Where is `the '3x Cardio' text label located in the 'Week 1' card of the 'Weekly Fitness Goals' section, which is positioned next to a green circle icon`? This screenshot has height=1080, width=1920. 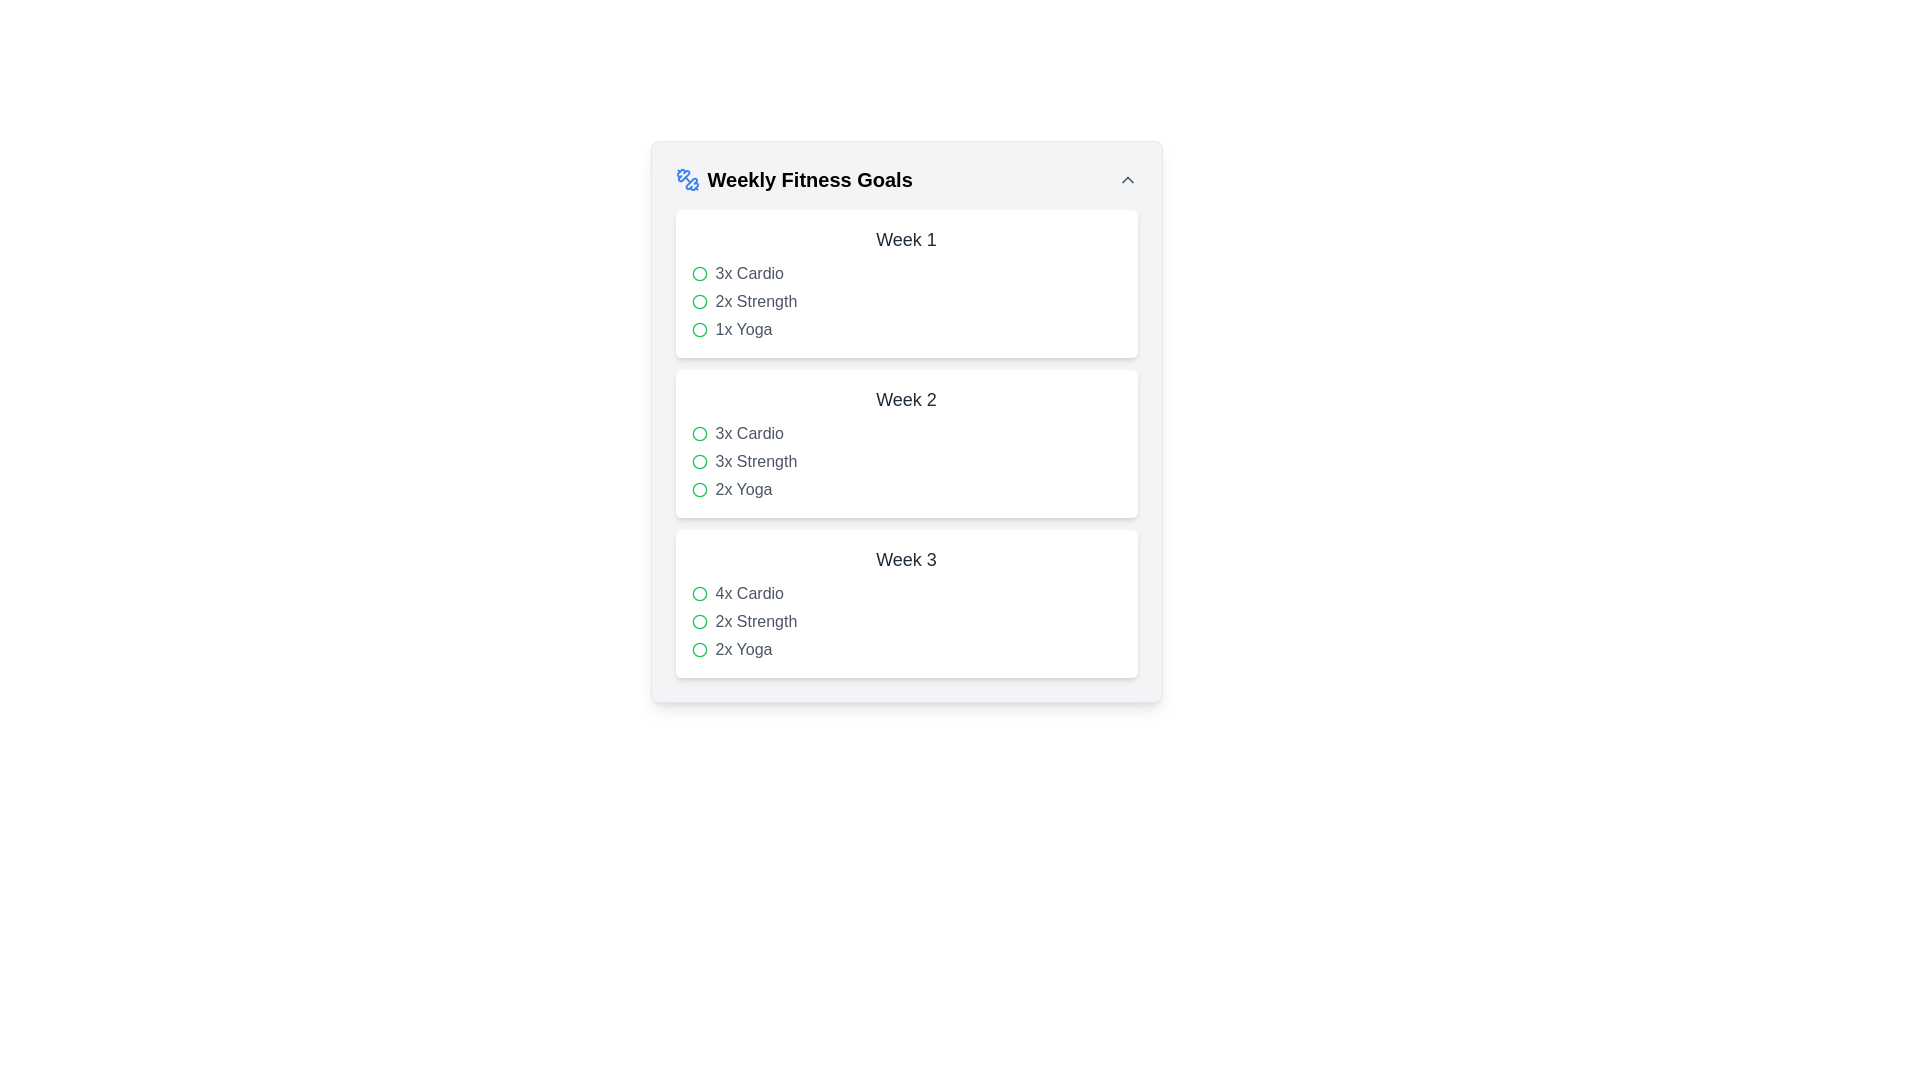 the '3x Cardio' text label located in the 'Week 1' card of the 'Weekly Fitness Goals' section, which is positioned next to a green circle icon is located at coordinates (748, 273).